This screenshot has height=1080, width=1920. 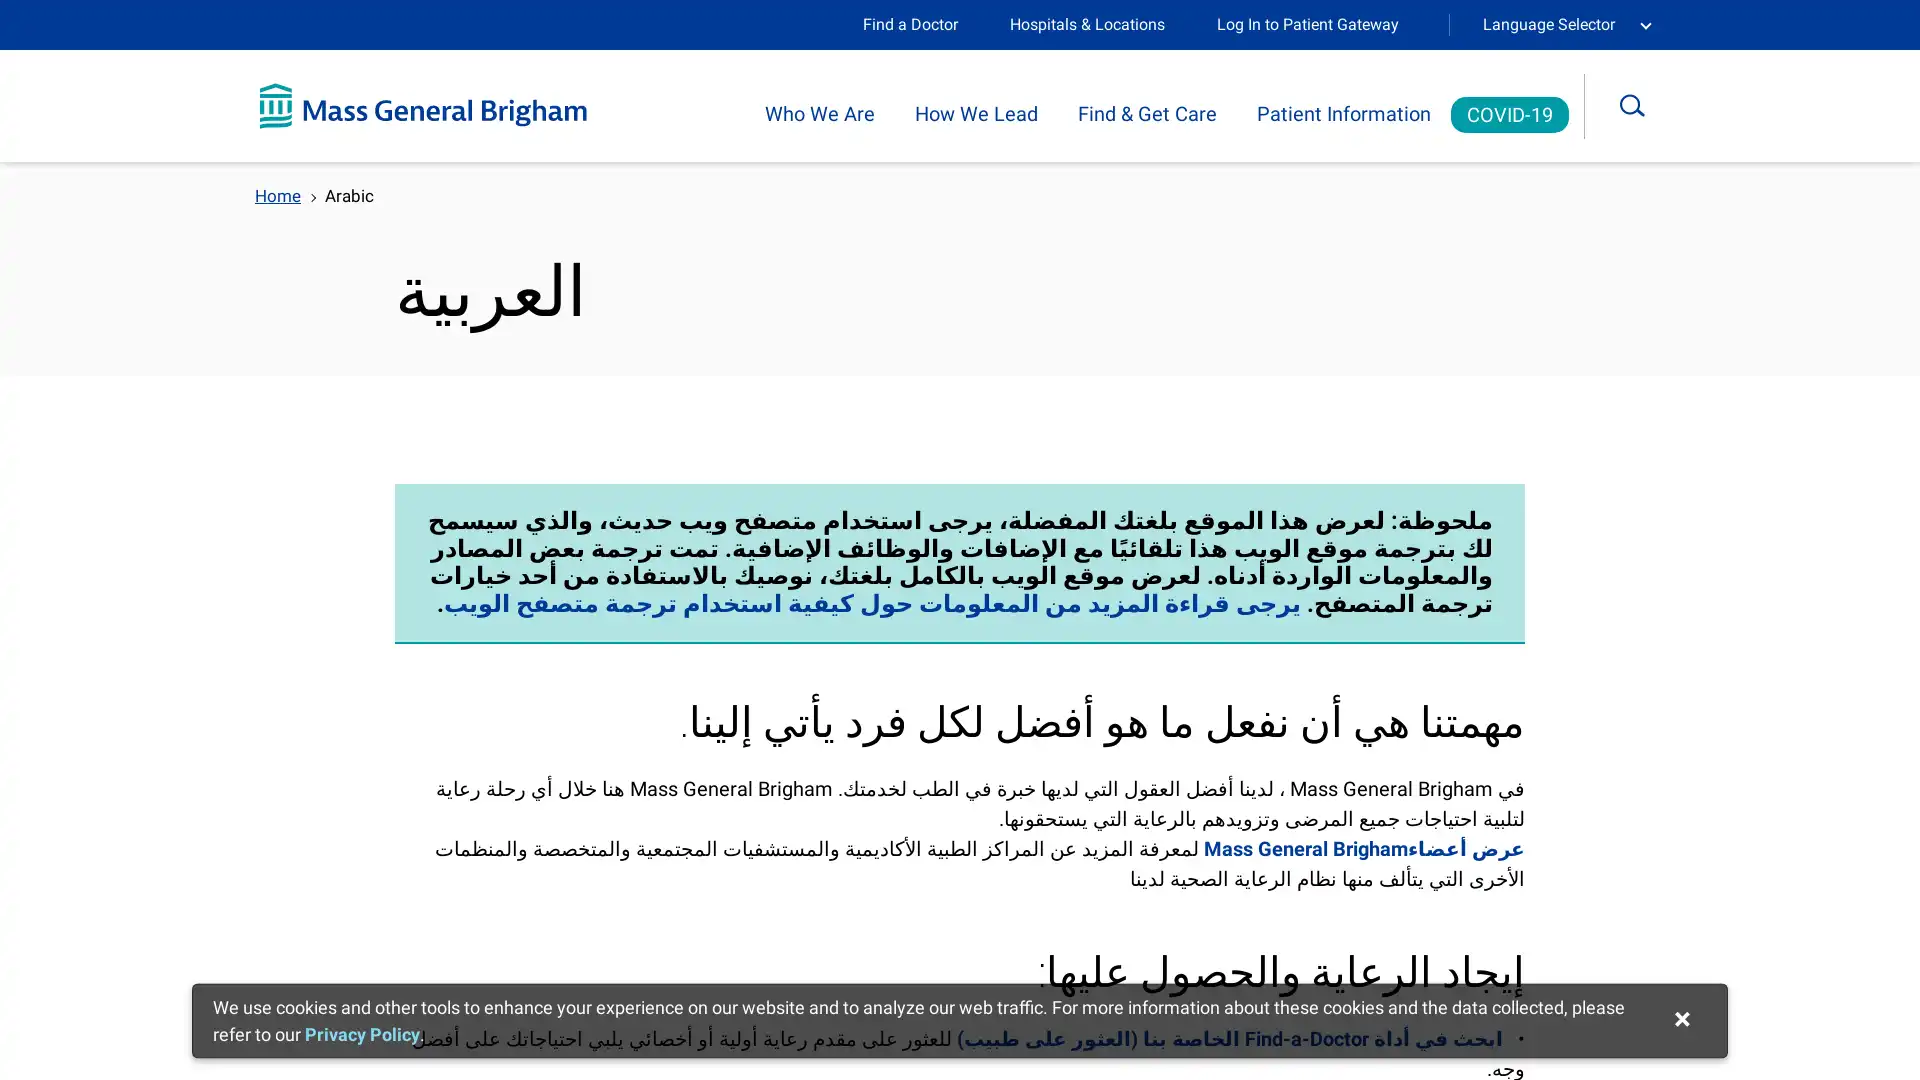 What do you see at coordinates (1646, 105) in the screenshot?
I see `Search` at bounding box center [1646, 105].